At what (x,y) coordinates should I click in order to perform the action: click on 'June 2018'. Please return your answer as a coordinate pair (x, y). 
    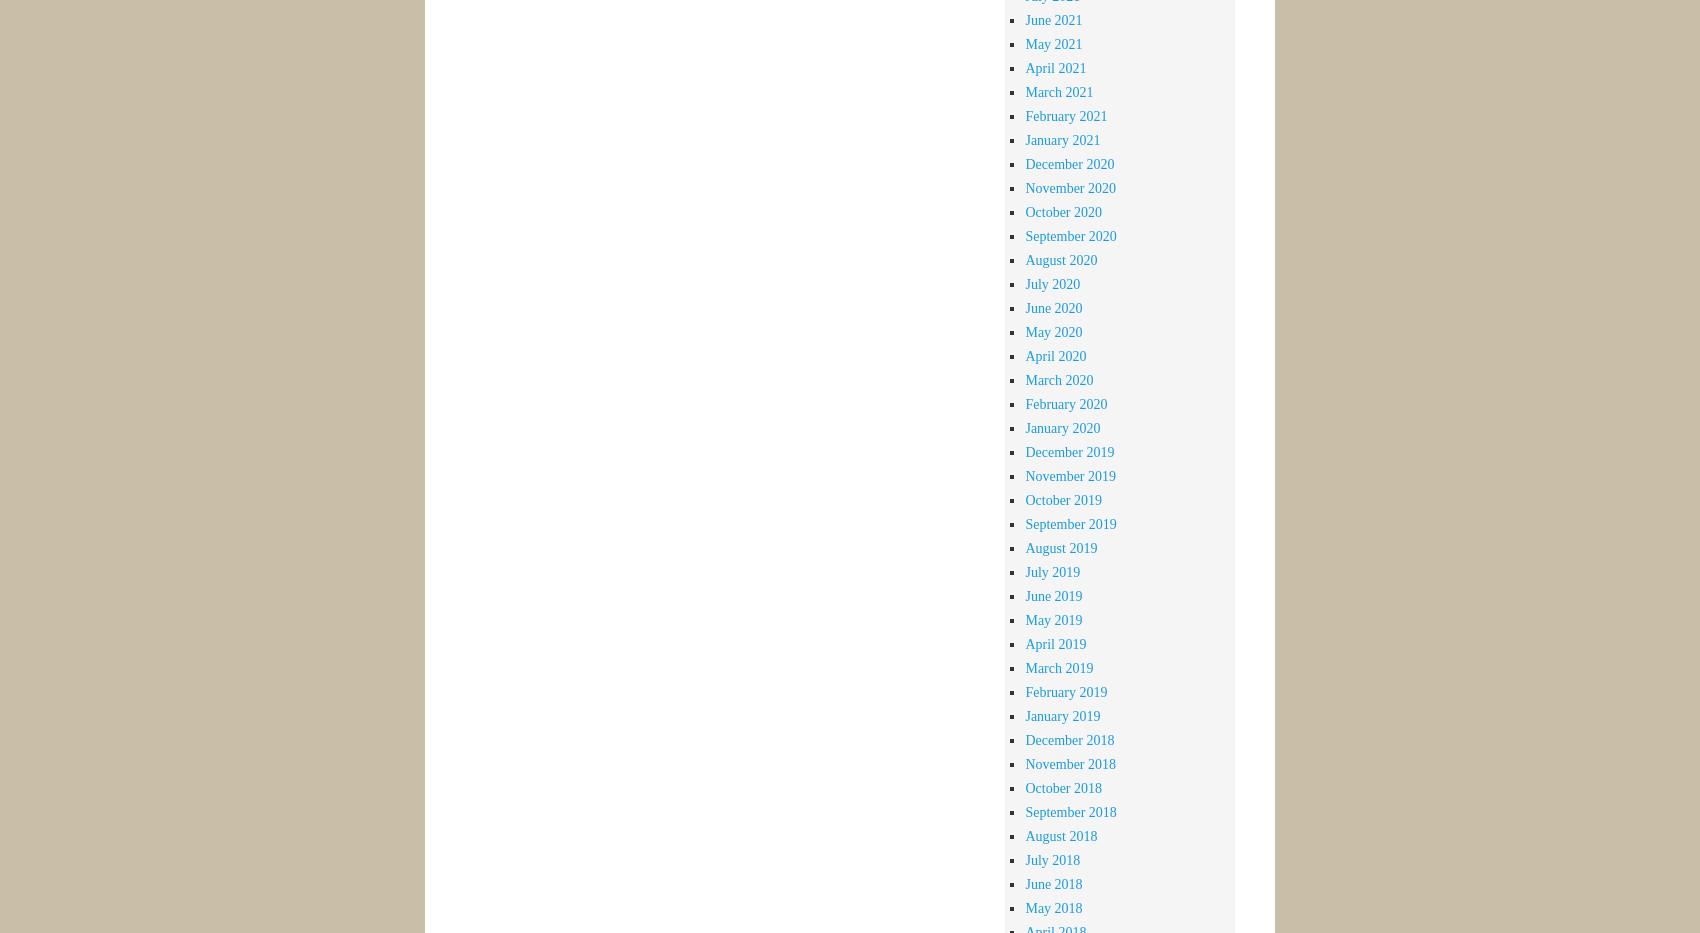
    Looking at the image, I should click on (1052, 883).